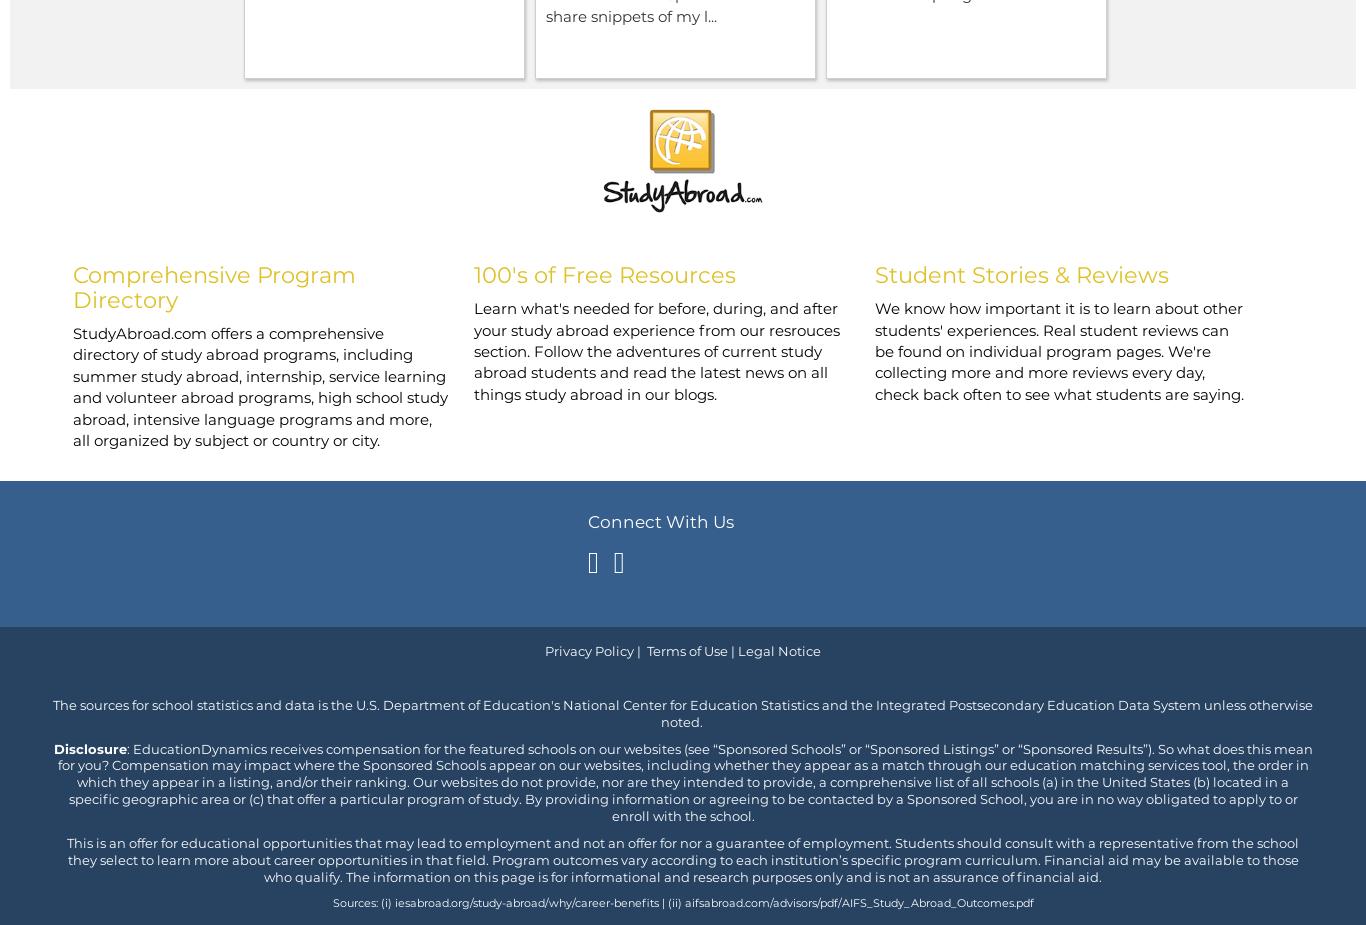  What do you see at coordinates (361, 901) in the screenshot?
I see `'Sources: (i)'` at bounding box center [361, 901].